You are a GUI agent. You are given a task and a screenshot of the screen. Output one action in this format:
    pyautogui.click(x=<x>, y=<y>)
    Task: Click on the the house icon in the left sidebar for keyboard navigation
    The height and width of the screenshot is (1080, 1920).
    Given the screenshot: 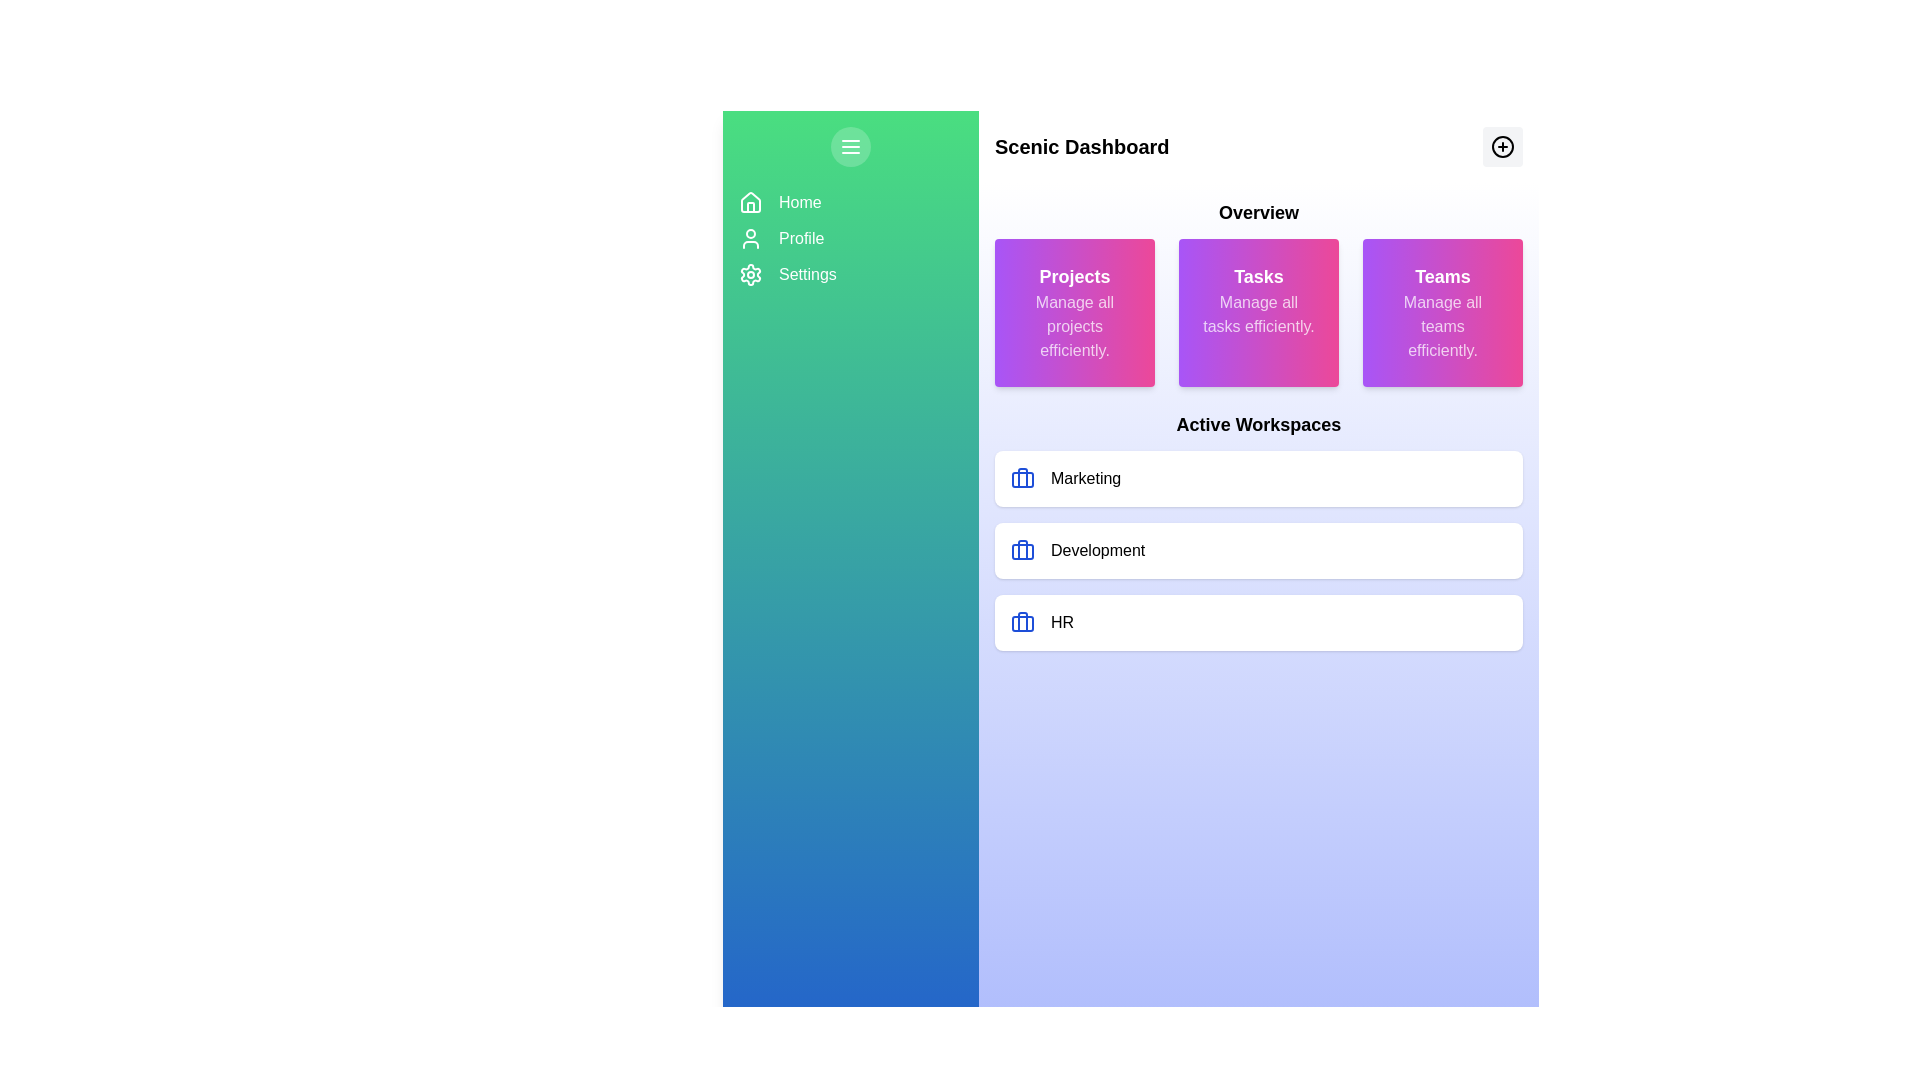 What is the action you would take?
    pyautogui.click(x=749, y=203)
    